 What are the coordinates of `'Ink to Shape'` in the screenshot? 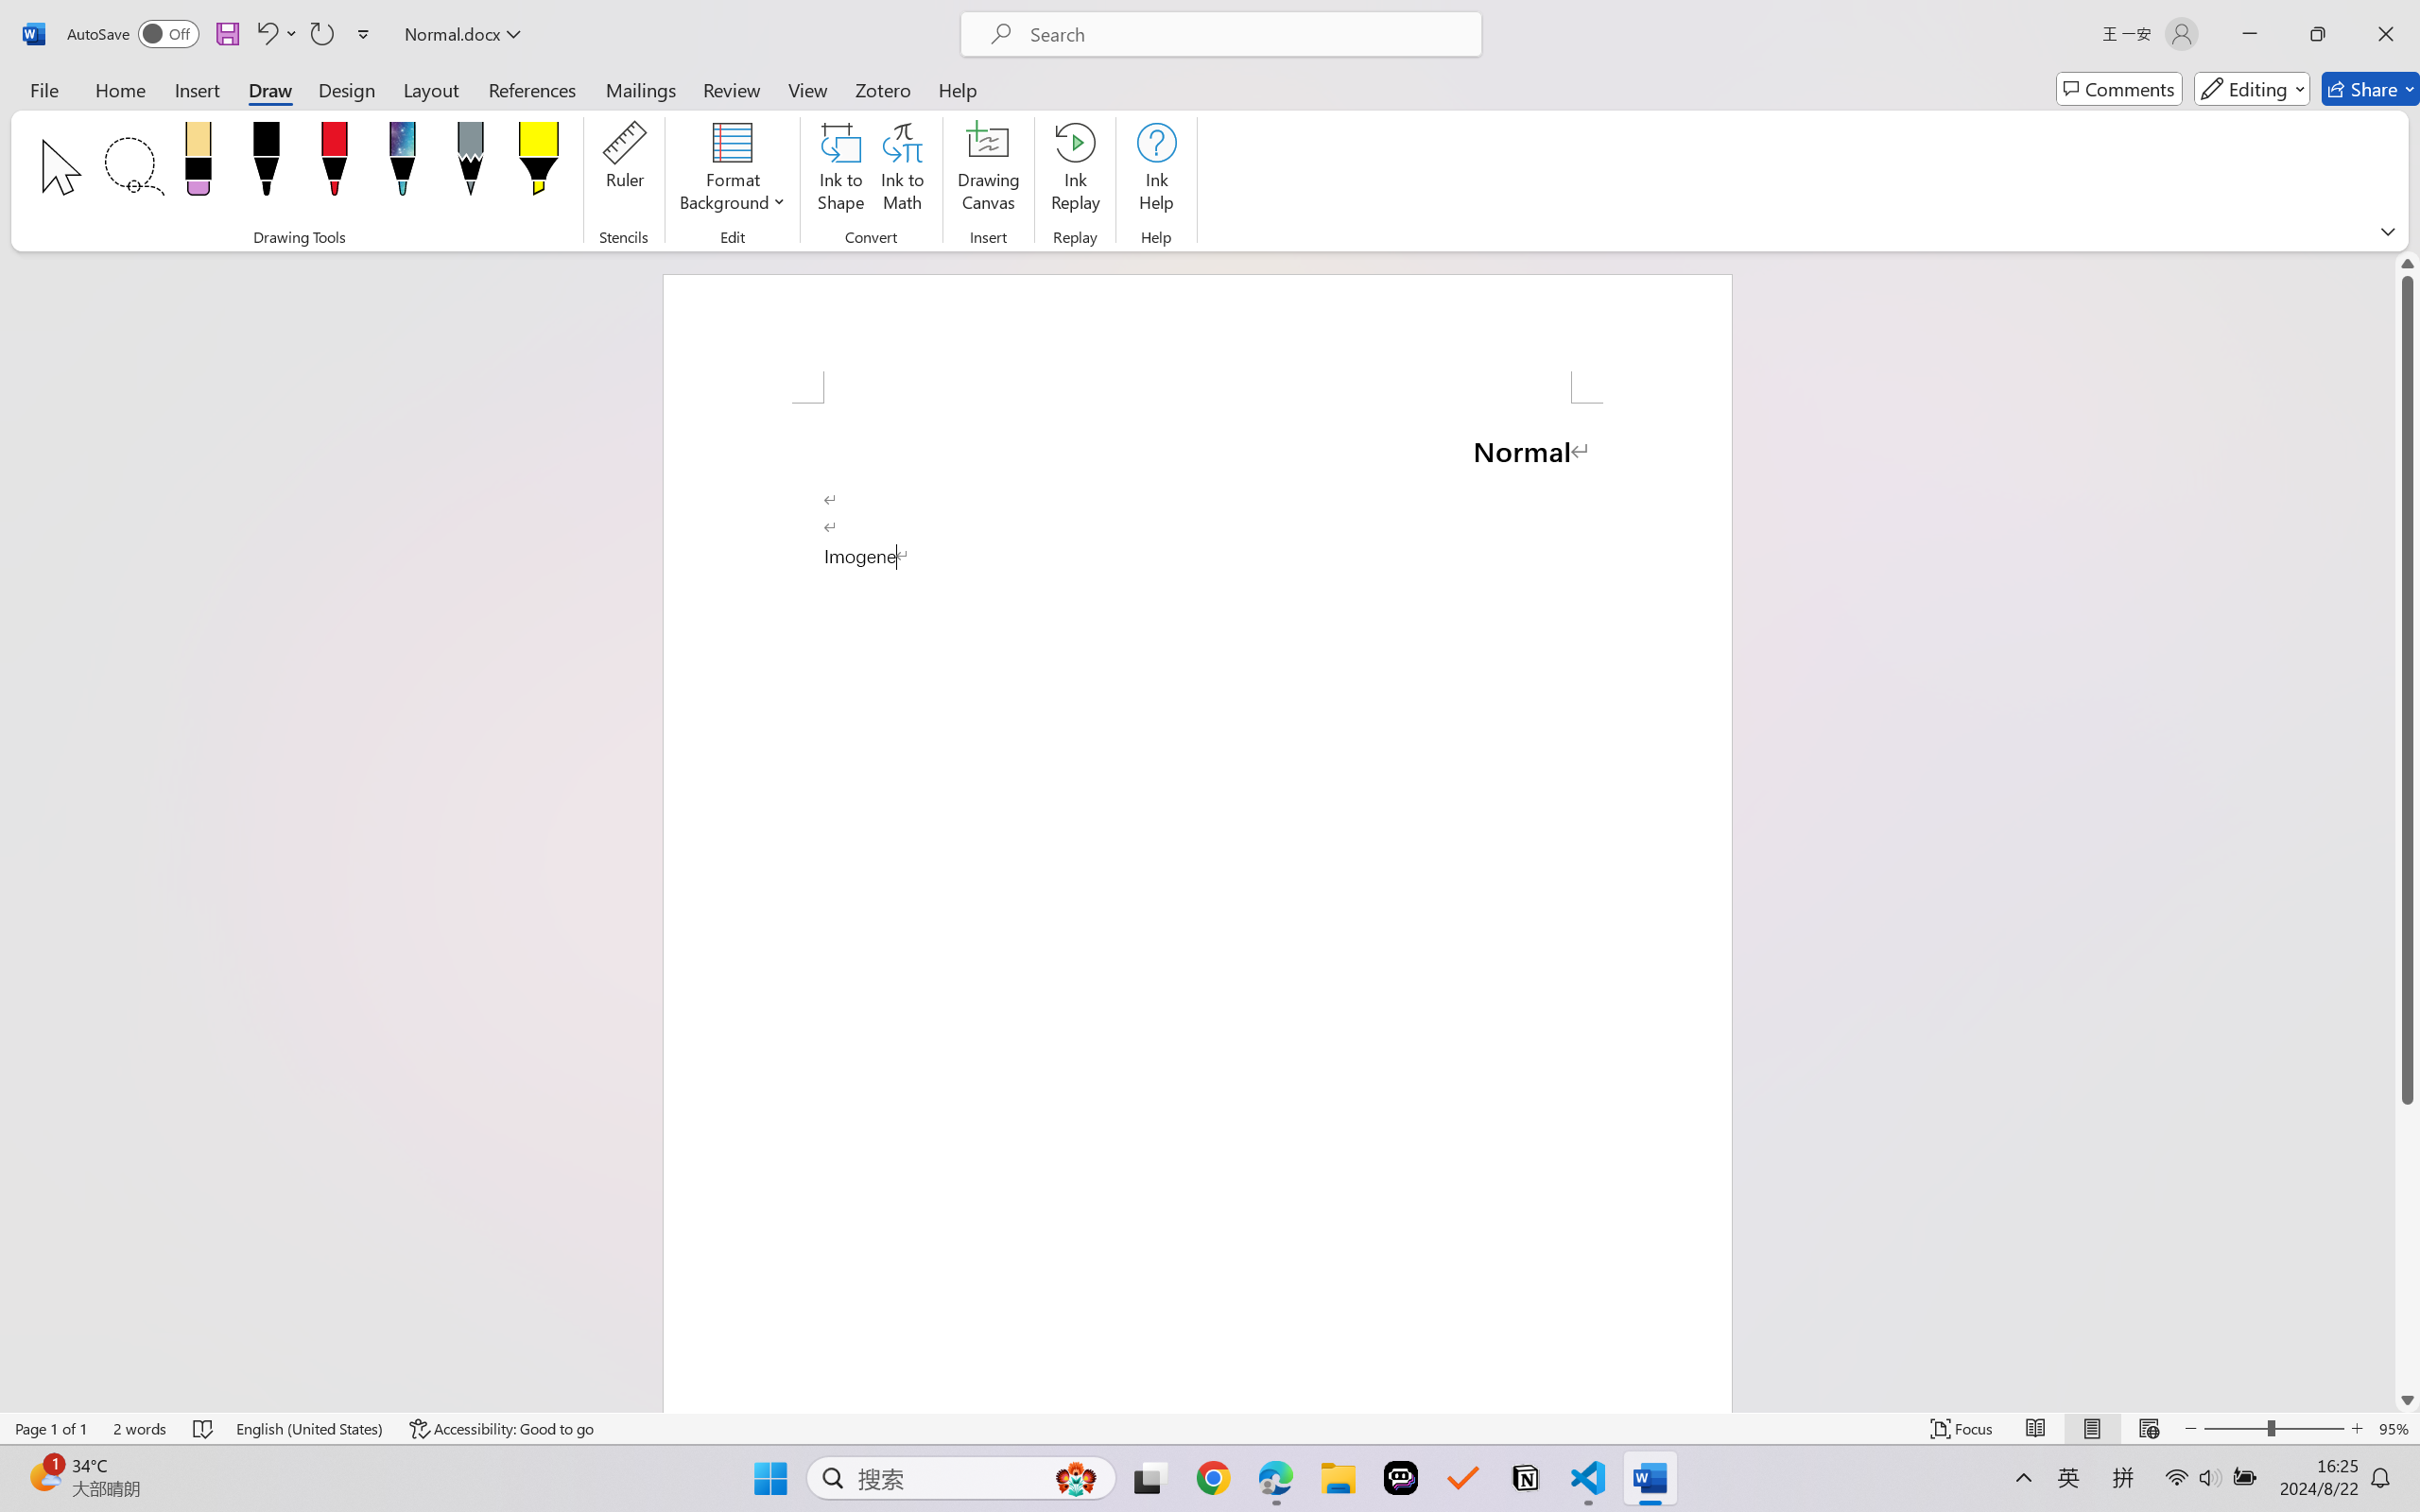 It's located at (840, 170).